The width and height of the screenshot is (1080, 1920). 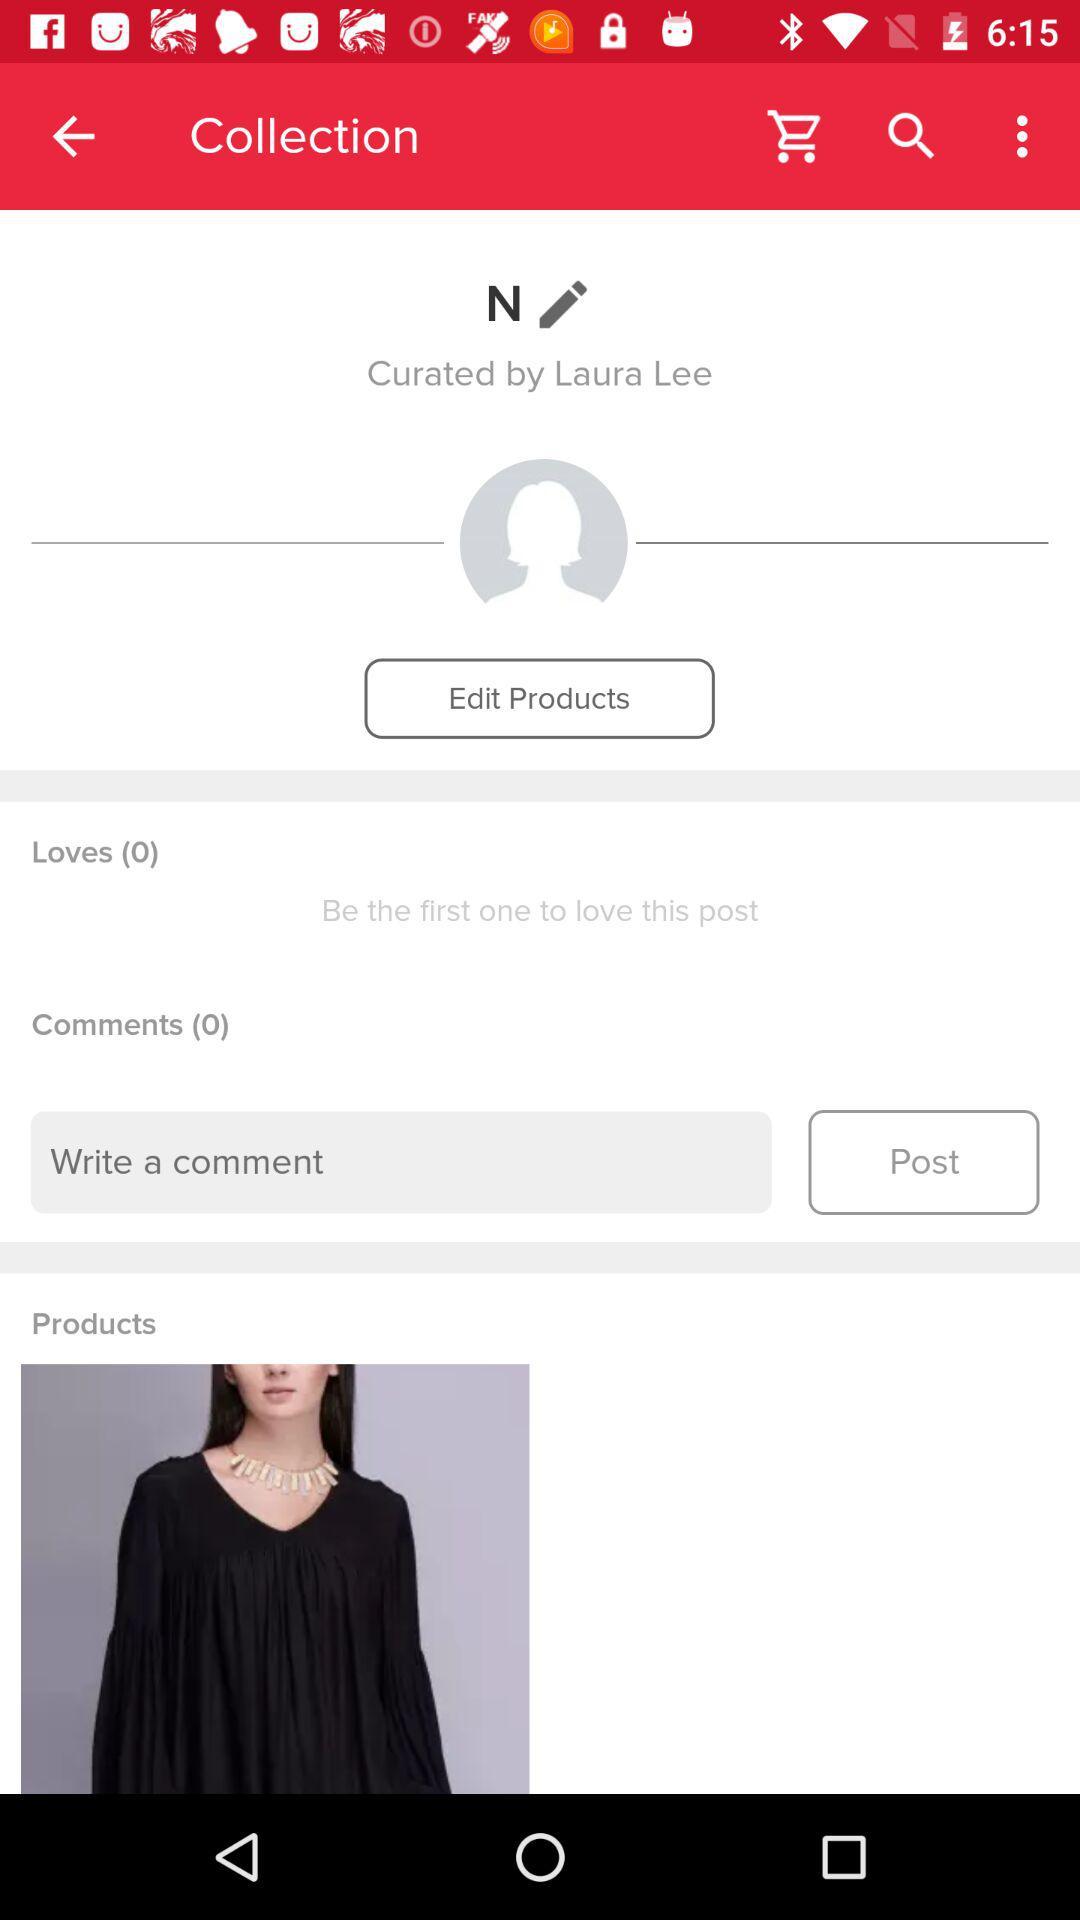 What do you see at coordinates (401, 1162) in the screenshot?
I see `comment field` at bounding box center [401, 1162].